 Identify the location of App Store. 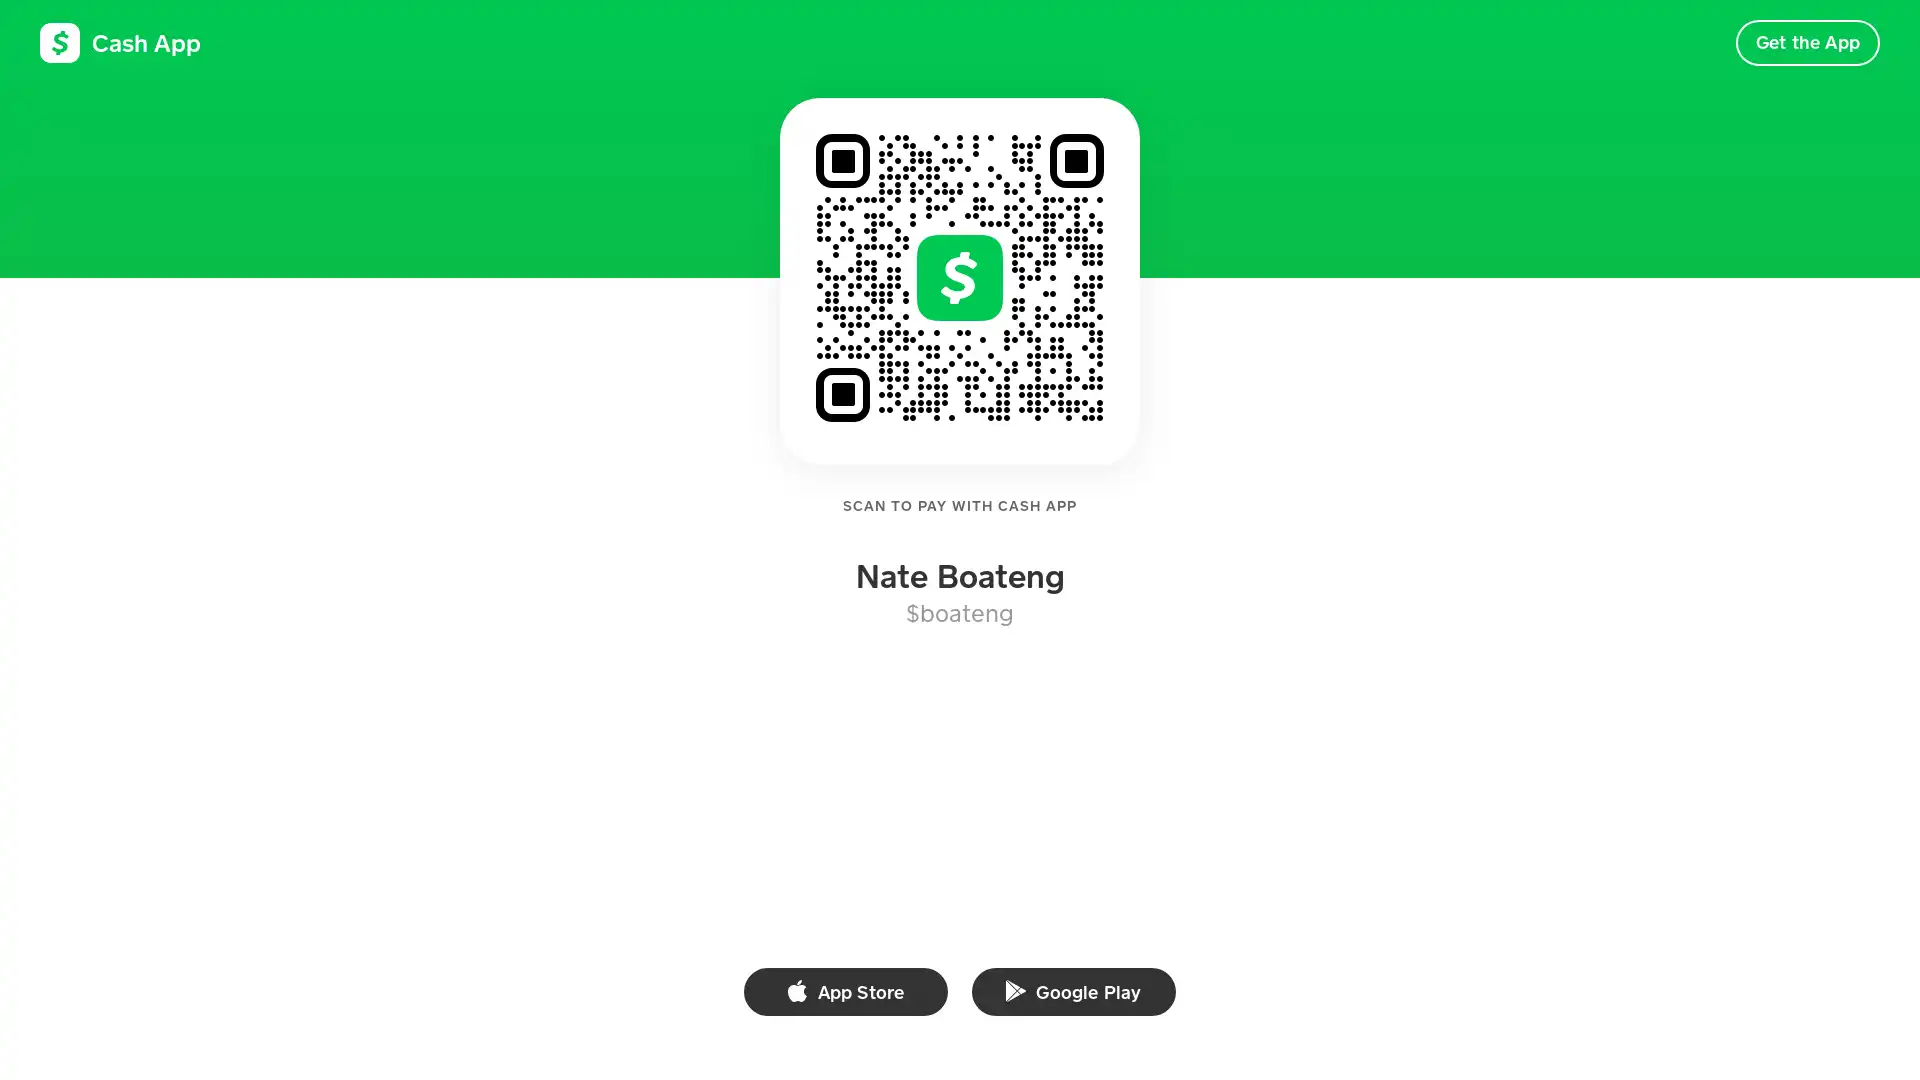
(845, 991).